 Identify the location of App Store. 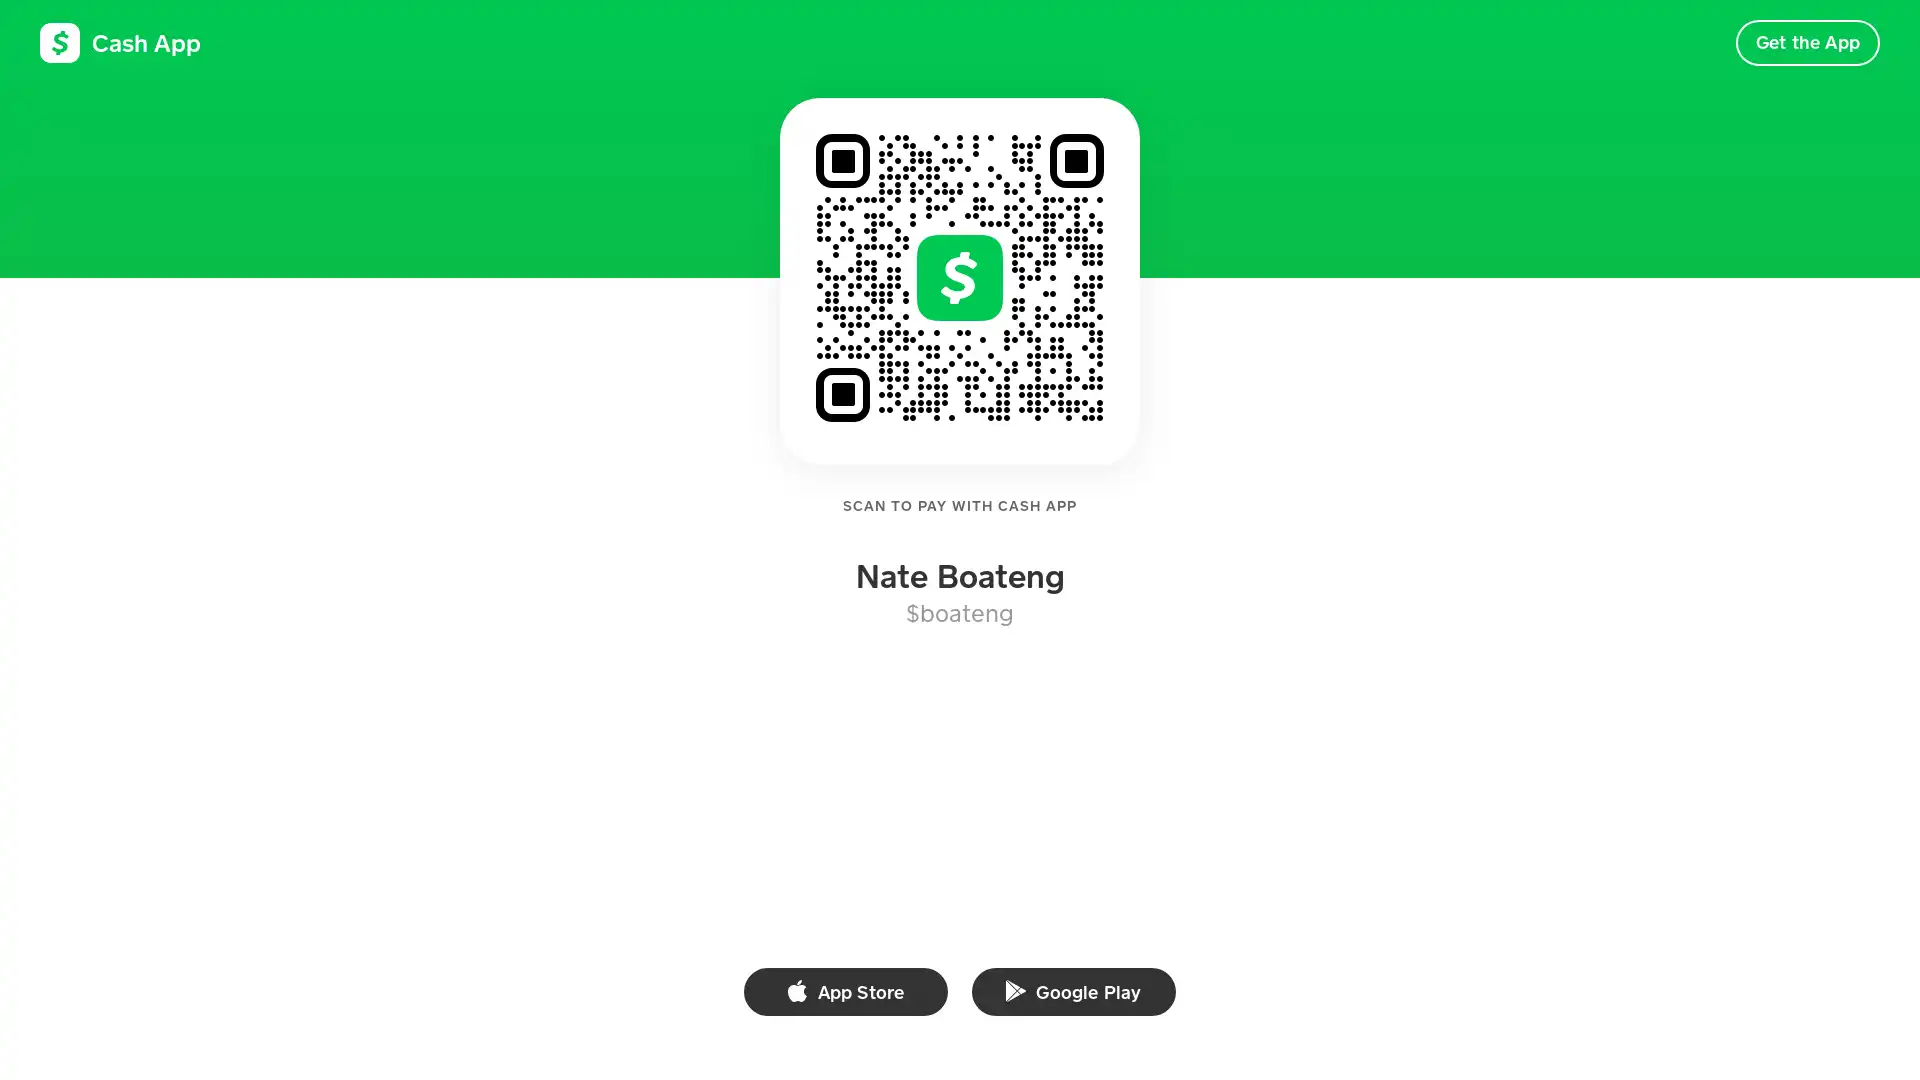
(845, 991).